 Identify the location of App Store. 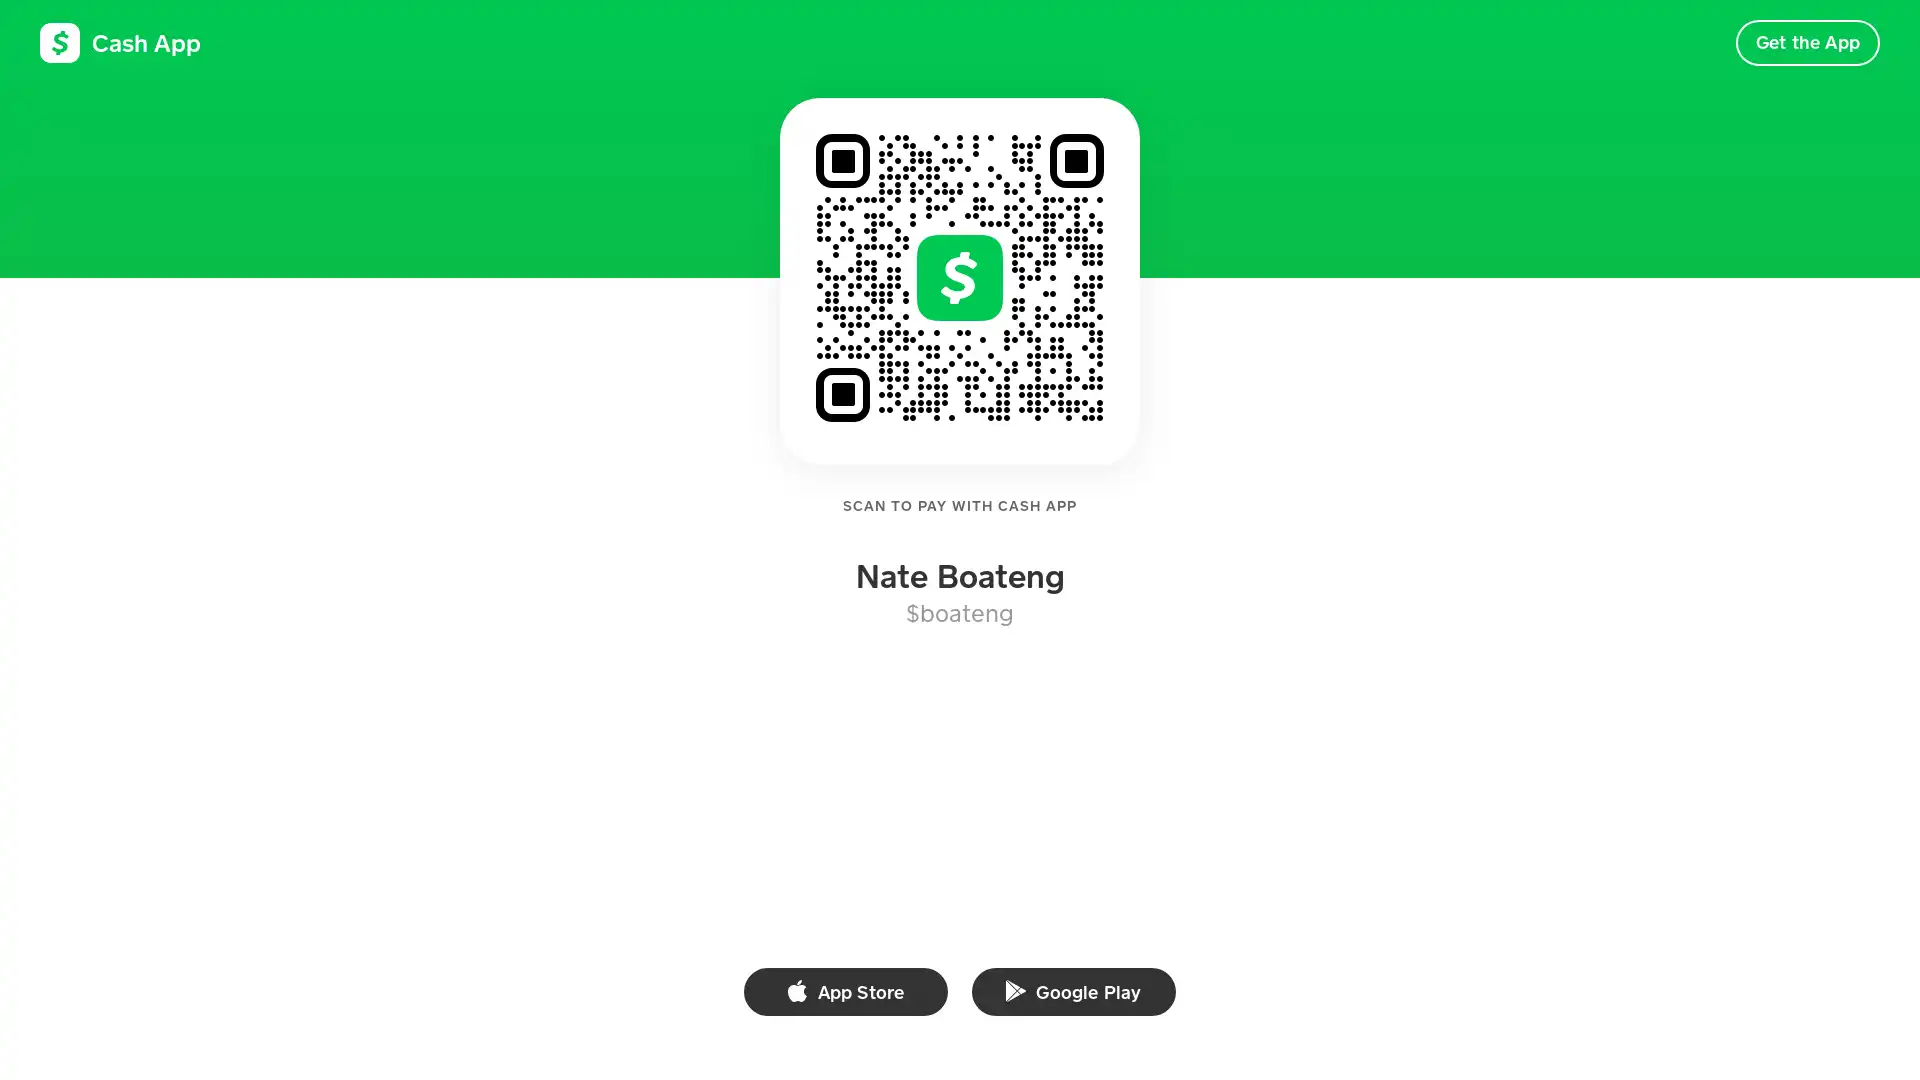
(845, 991).